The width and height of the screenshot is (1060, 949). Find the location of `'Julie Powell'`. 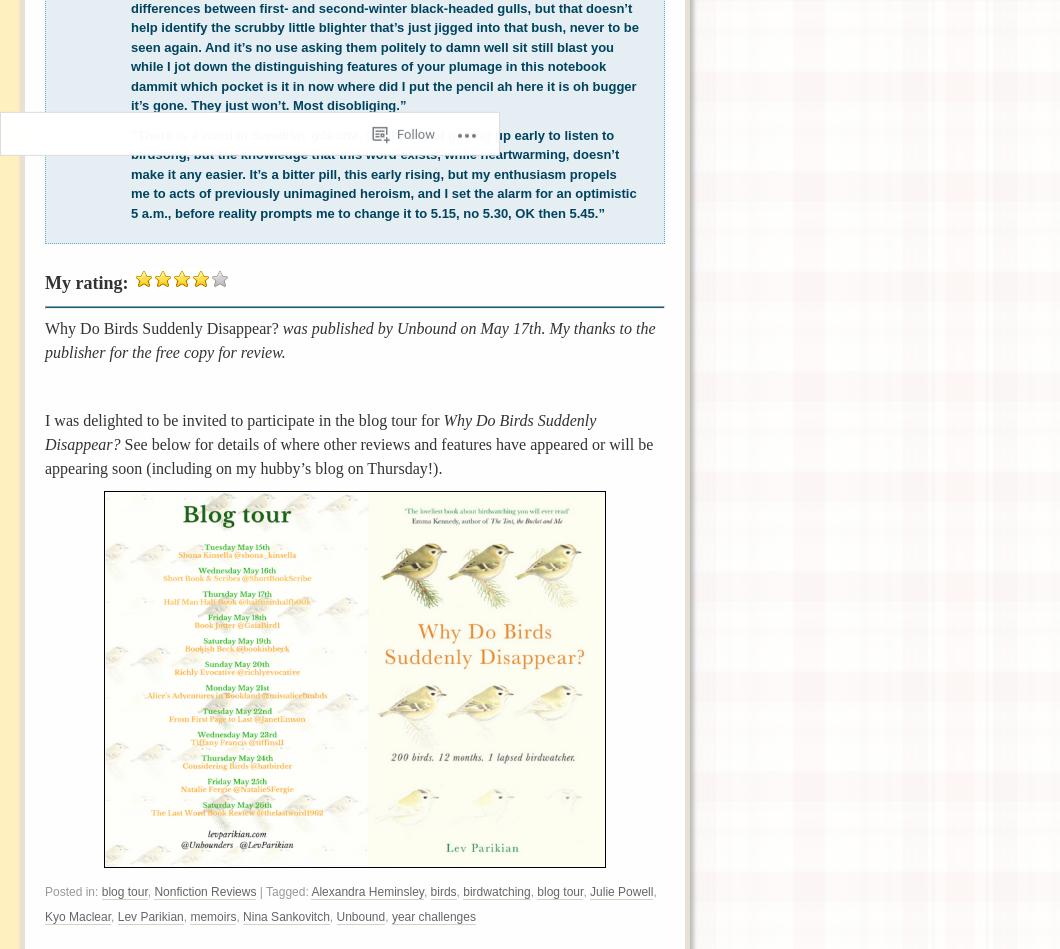

'Julie Powell' is located at coordinates (621, 890).